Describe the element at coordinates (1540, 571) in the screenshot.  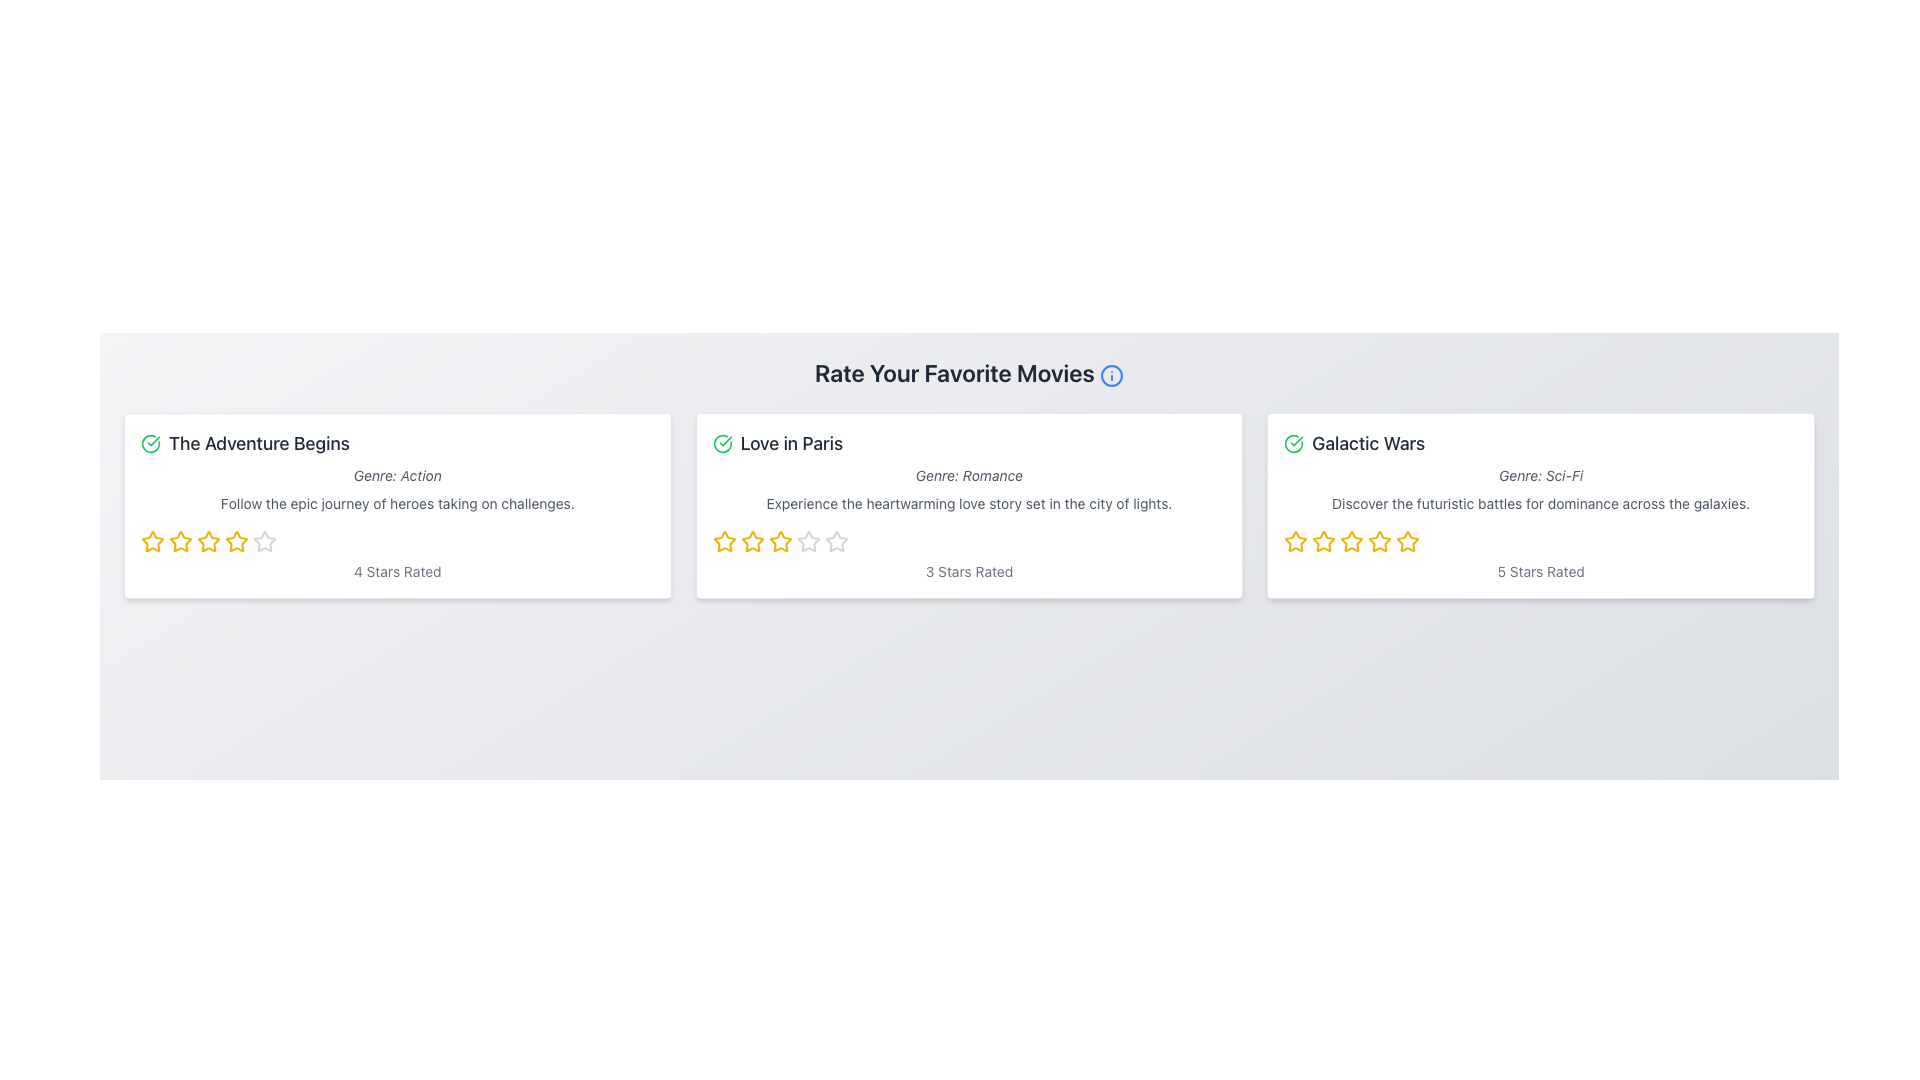
I see `the text label that displays the rating score for the content in the 'Galactic Wars' card, located below the yellow stars` at that location.